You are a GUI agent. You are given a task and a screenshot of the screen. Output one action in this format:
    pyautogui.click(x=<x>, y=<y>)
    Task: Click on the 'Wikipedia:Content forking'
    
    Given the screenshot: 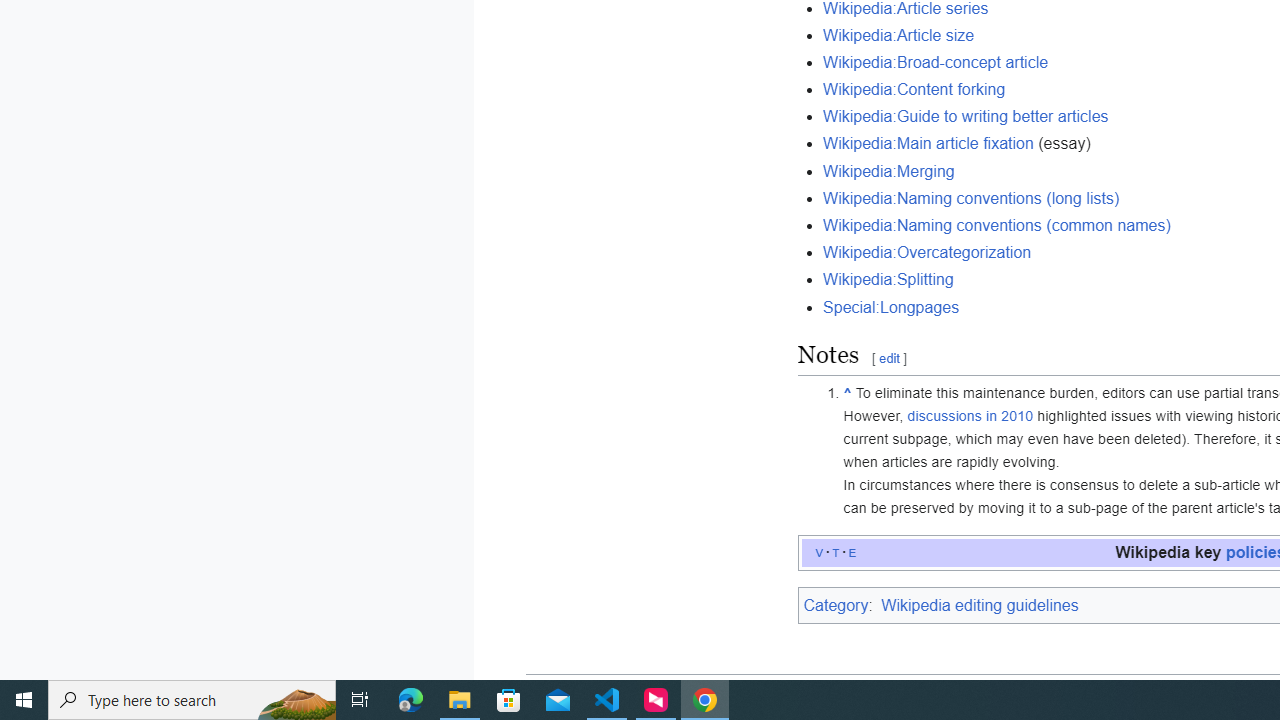 What is the action you would take?
    pyautogui.click(x=913, y=90)
    